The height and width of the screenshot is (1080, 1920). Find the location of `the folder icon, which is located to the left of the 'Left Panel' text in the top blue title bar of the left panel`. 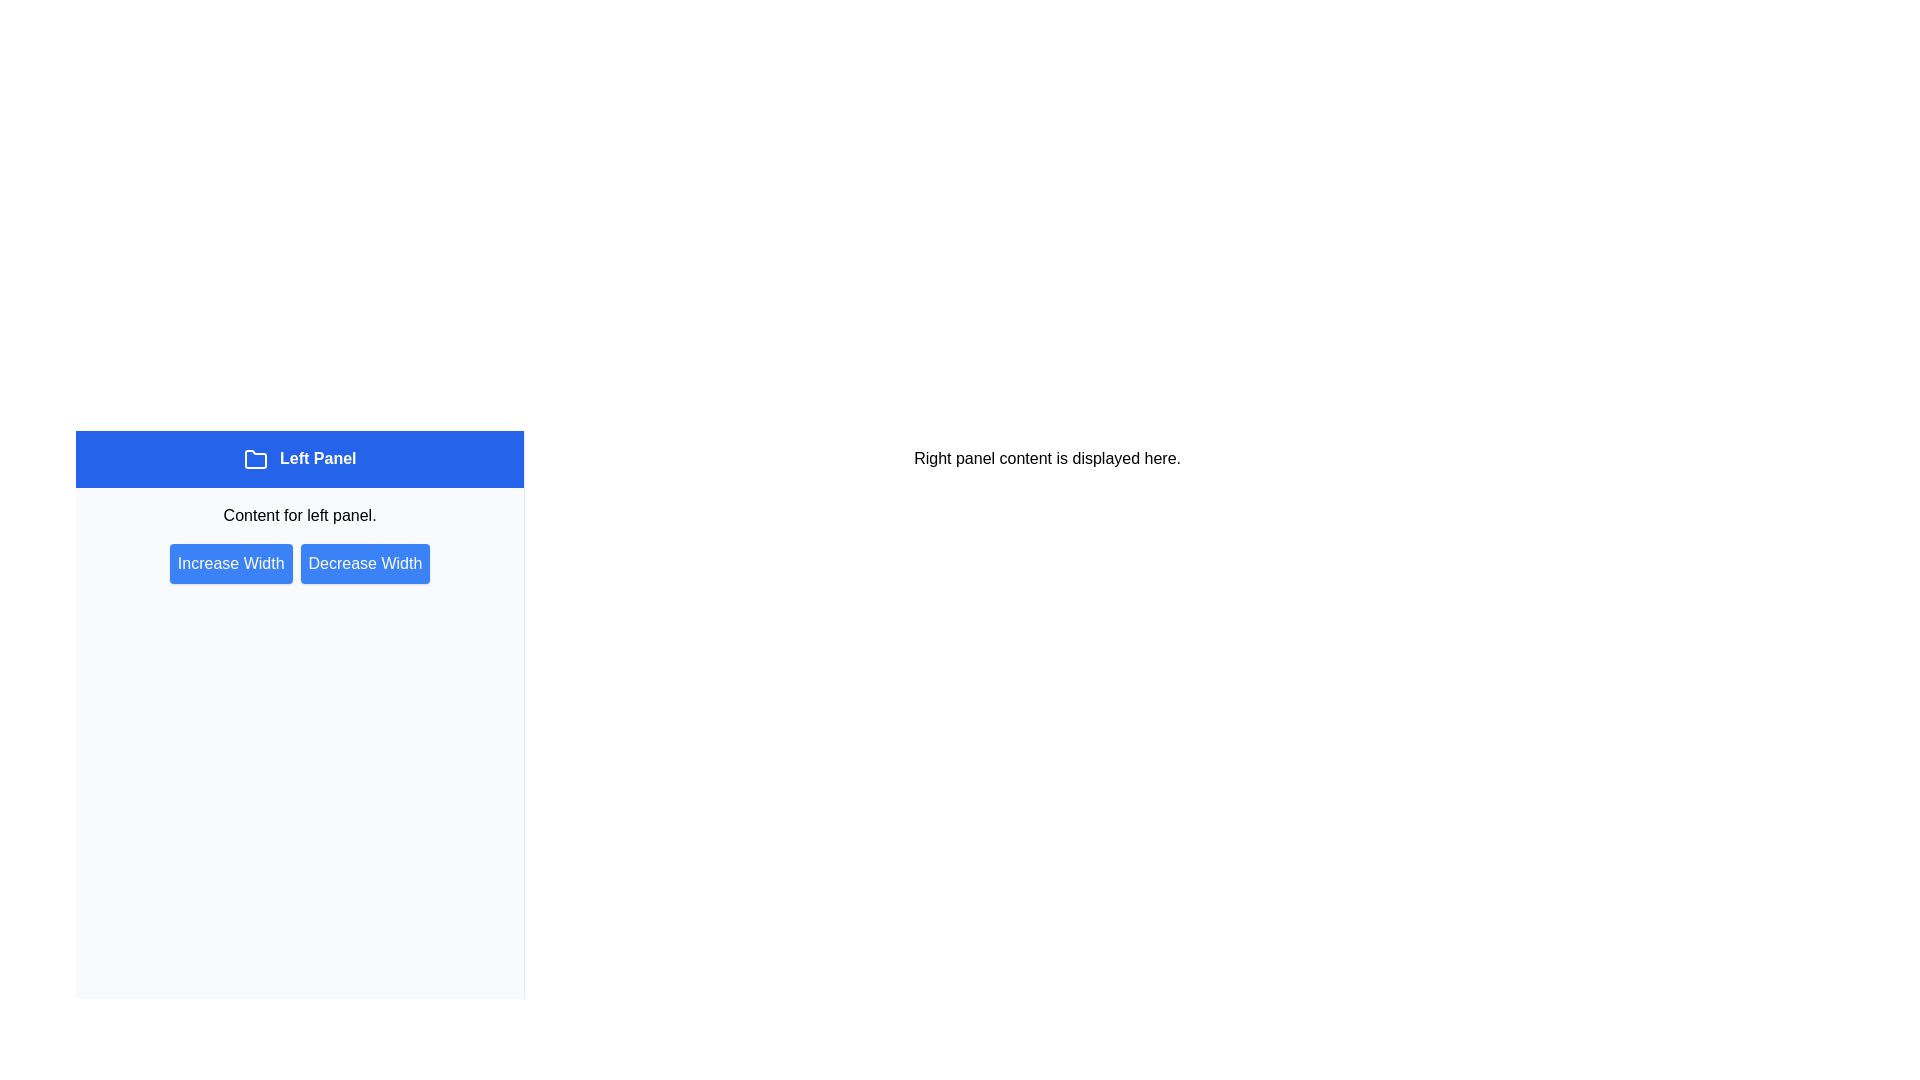

the folder icon, which is located to the left of the 'Left Panel' text in the top blue title bar of the left panel is located at coordinates (254, 459).